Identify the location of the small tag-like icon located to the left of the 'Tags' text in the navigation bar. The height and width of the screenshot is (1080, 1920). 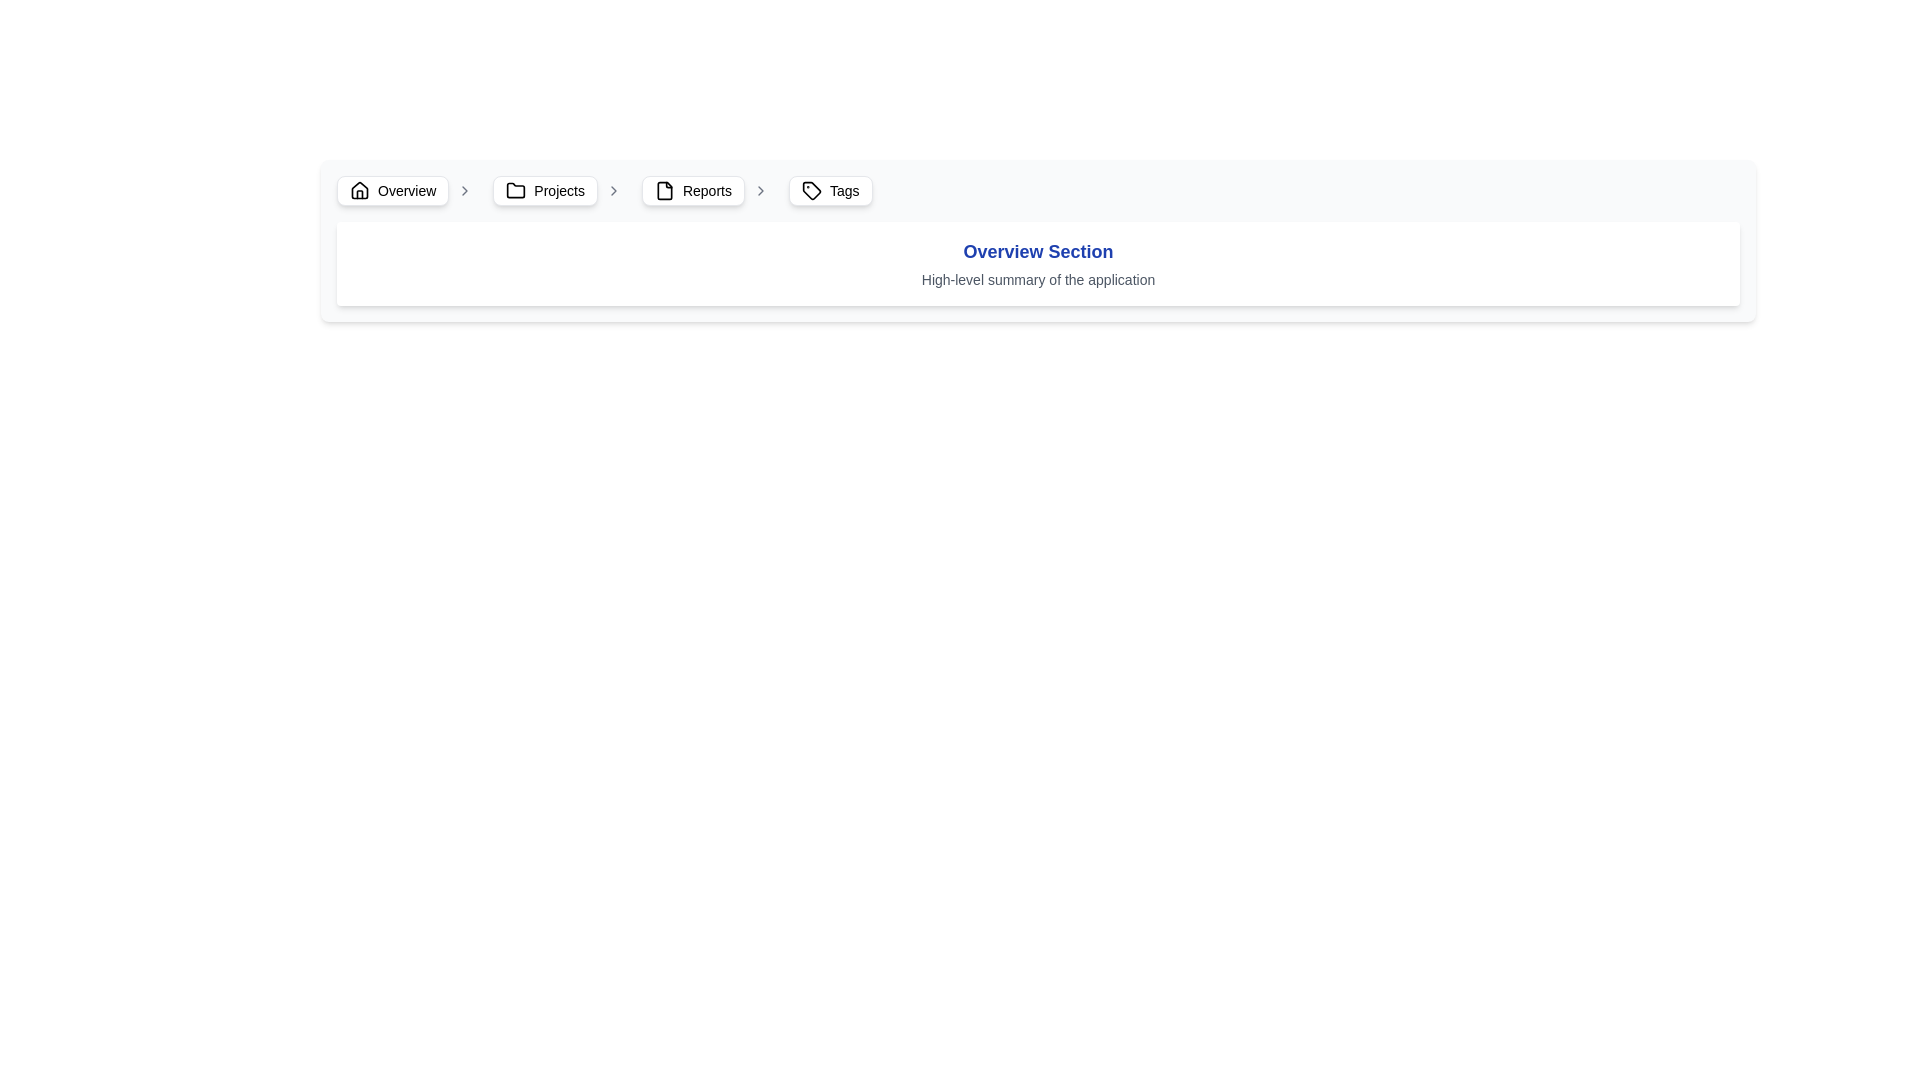
(811, 191).